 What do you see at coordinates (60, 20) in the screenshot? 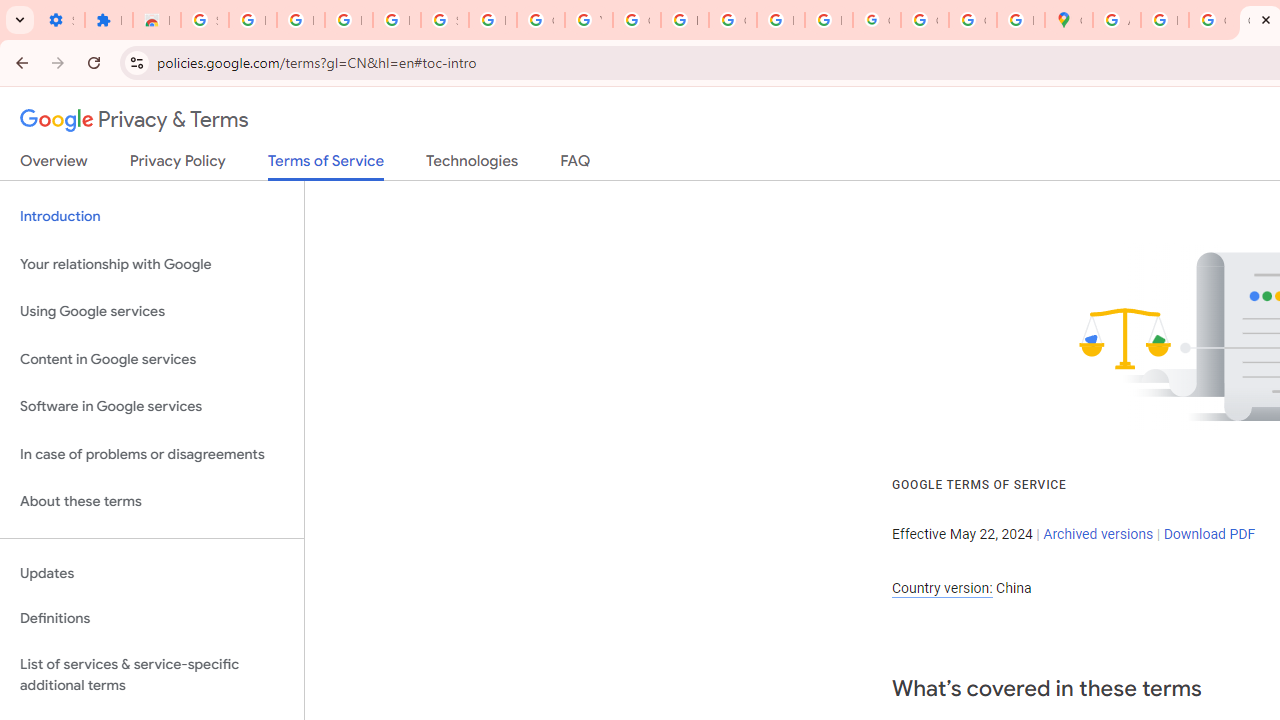
I see `'Settings - On startup'` at bounding box center [60, 20].